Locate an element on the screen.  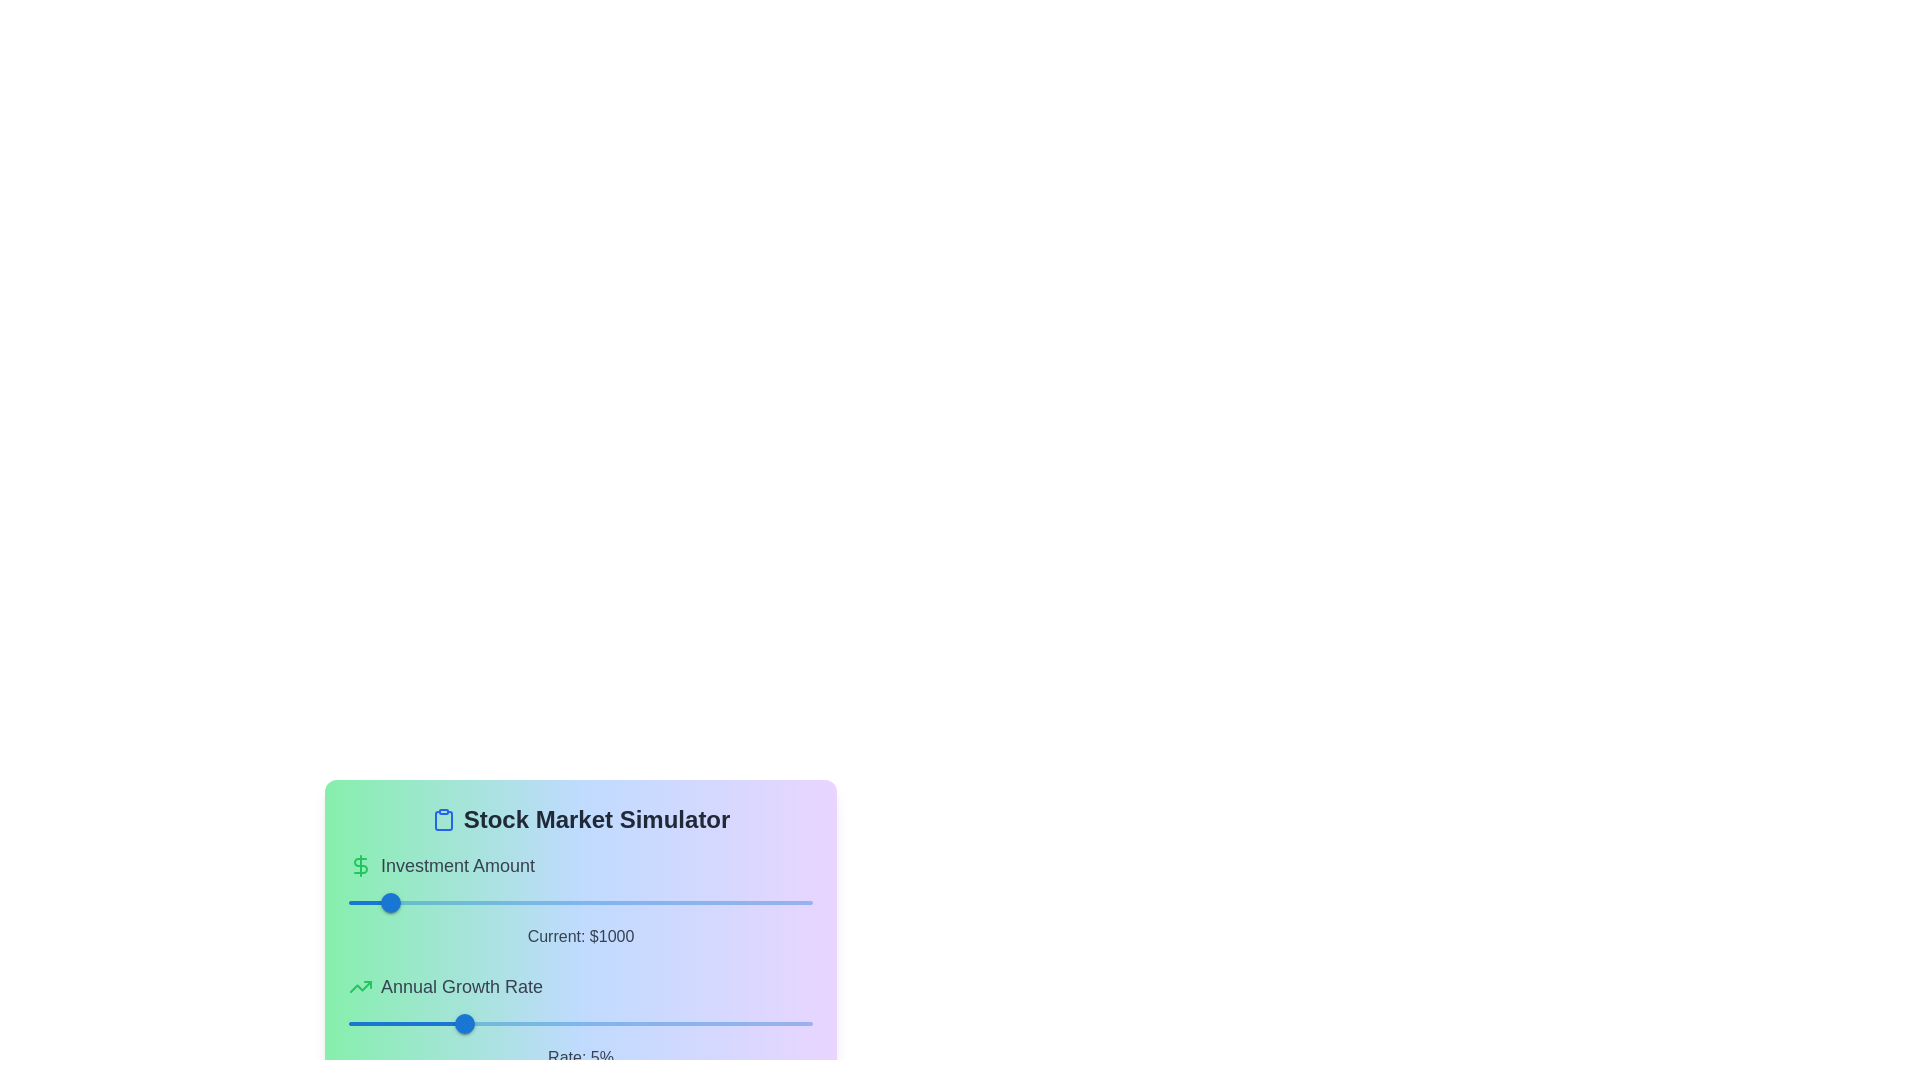
the slider value is located at coordinates (459, 1023).